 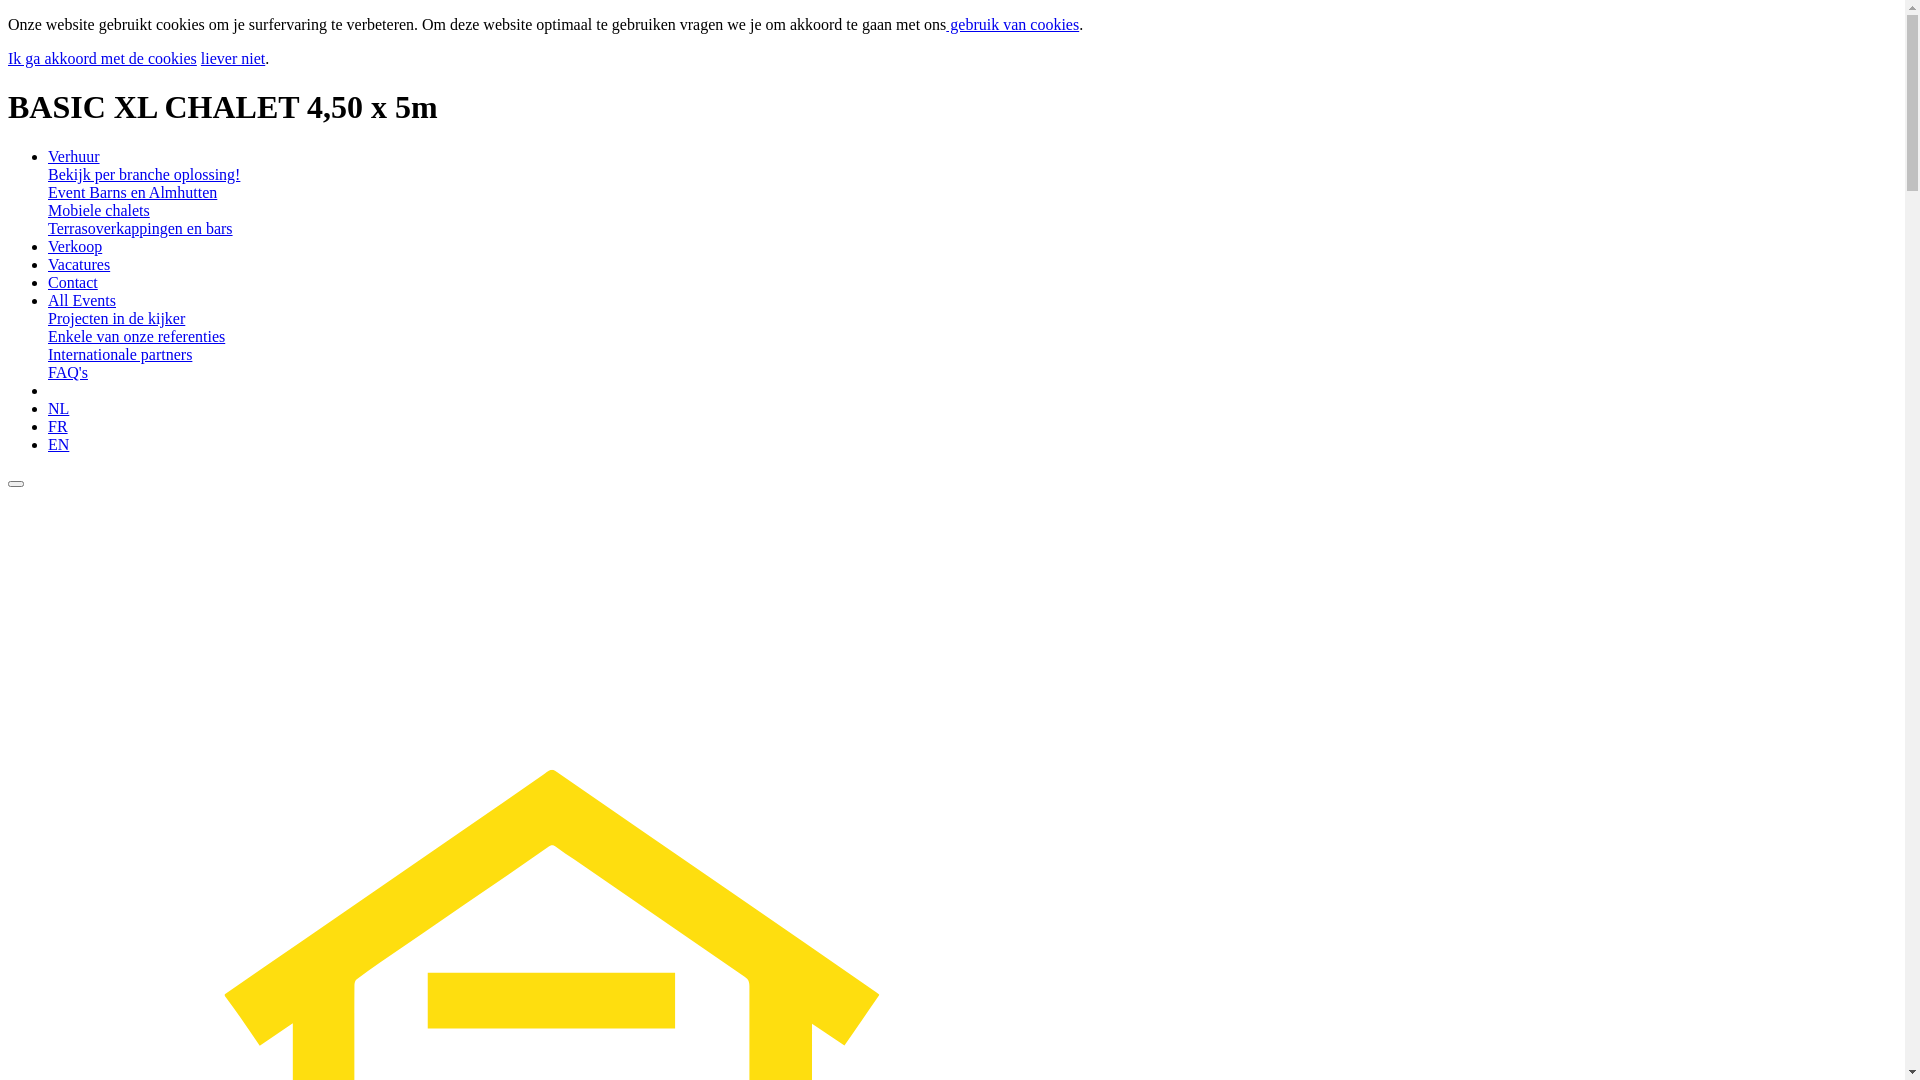 I want to click on 'gebruik van cookies', so click(x=944, y=24).